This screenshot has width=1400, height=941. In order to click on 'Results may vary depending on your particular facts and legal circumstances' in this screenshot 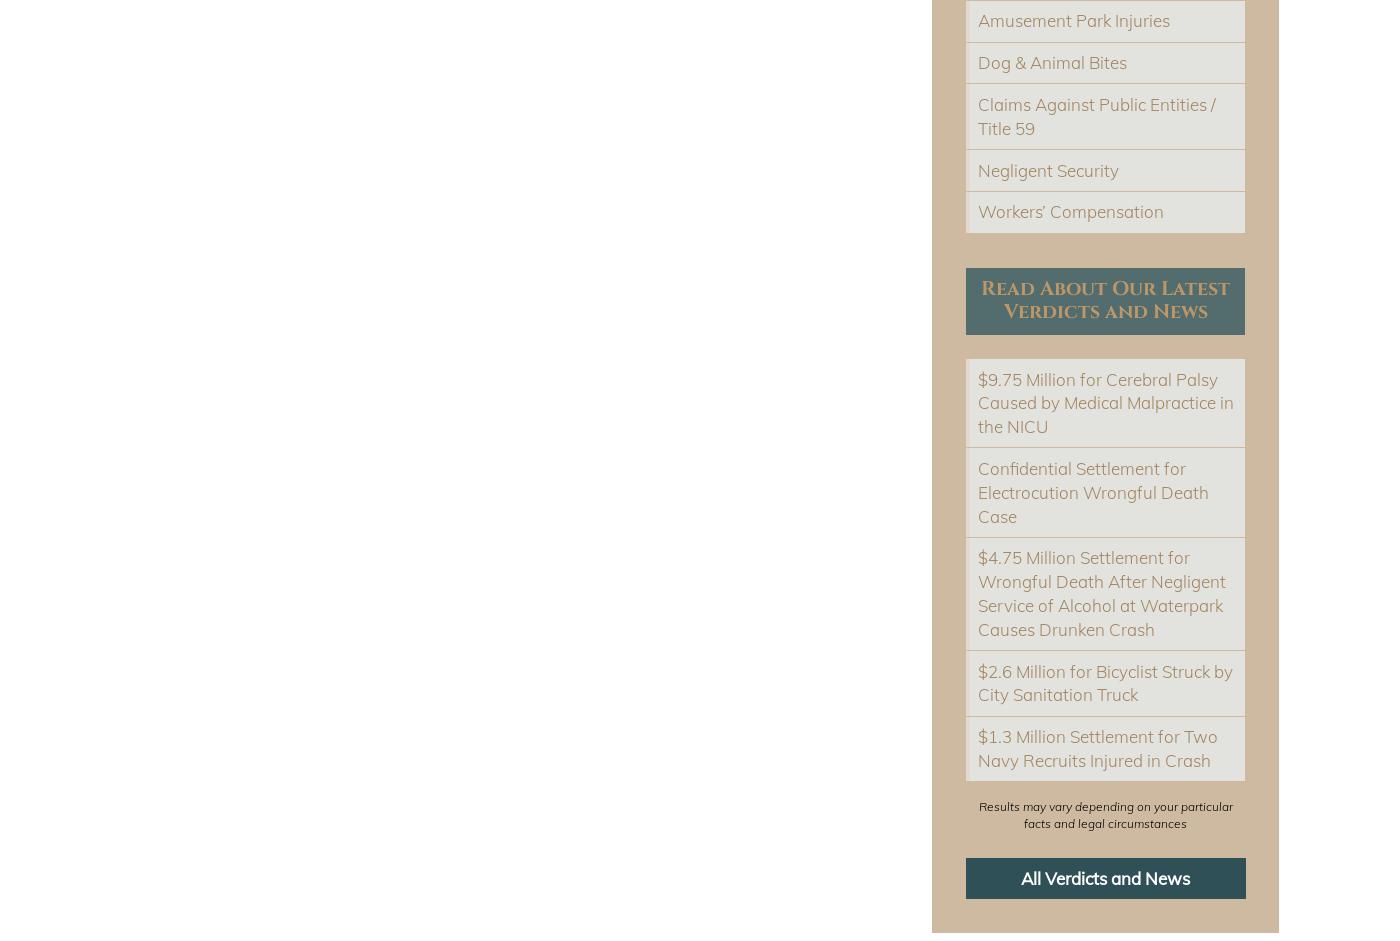, I will do `click(1105, 814)`.